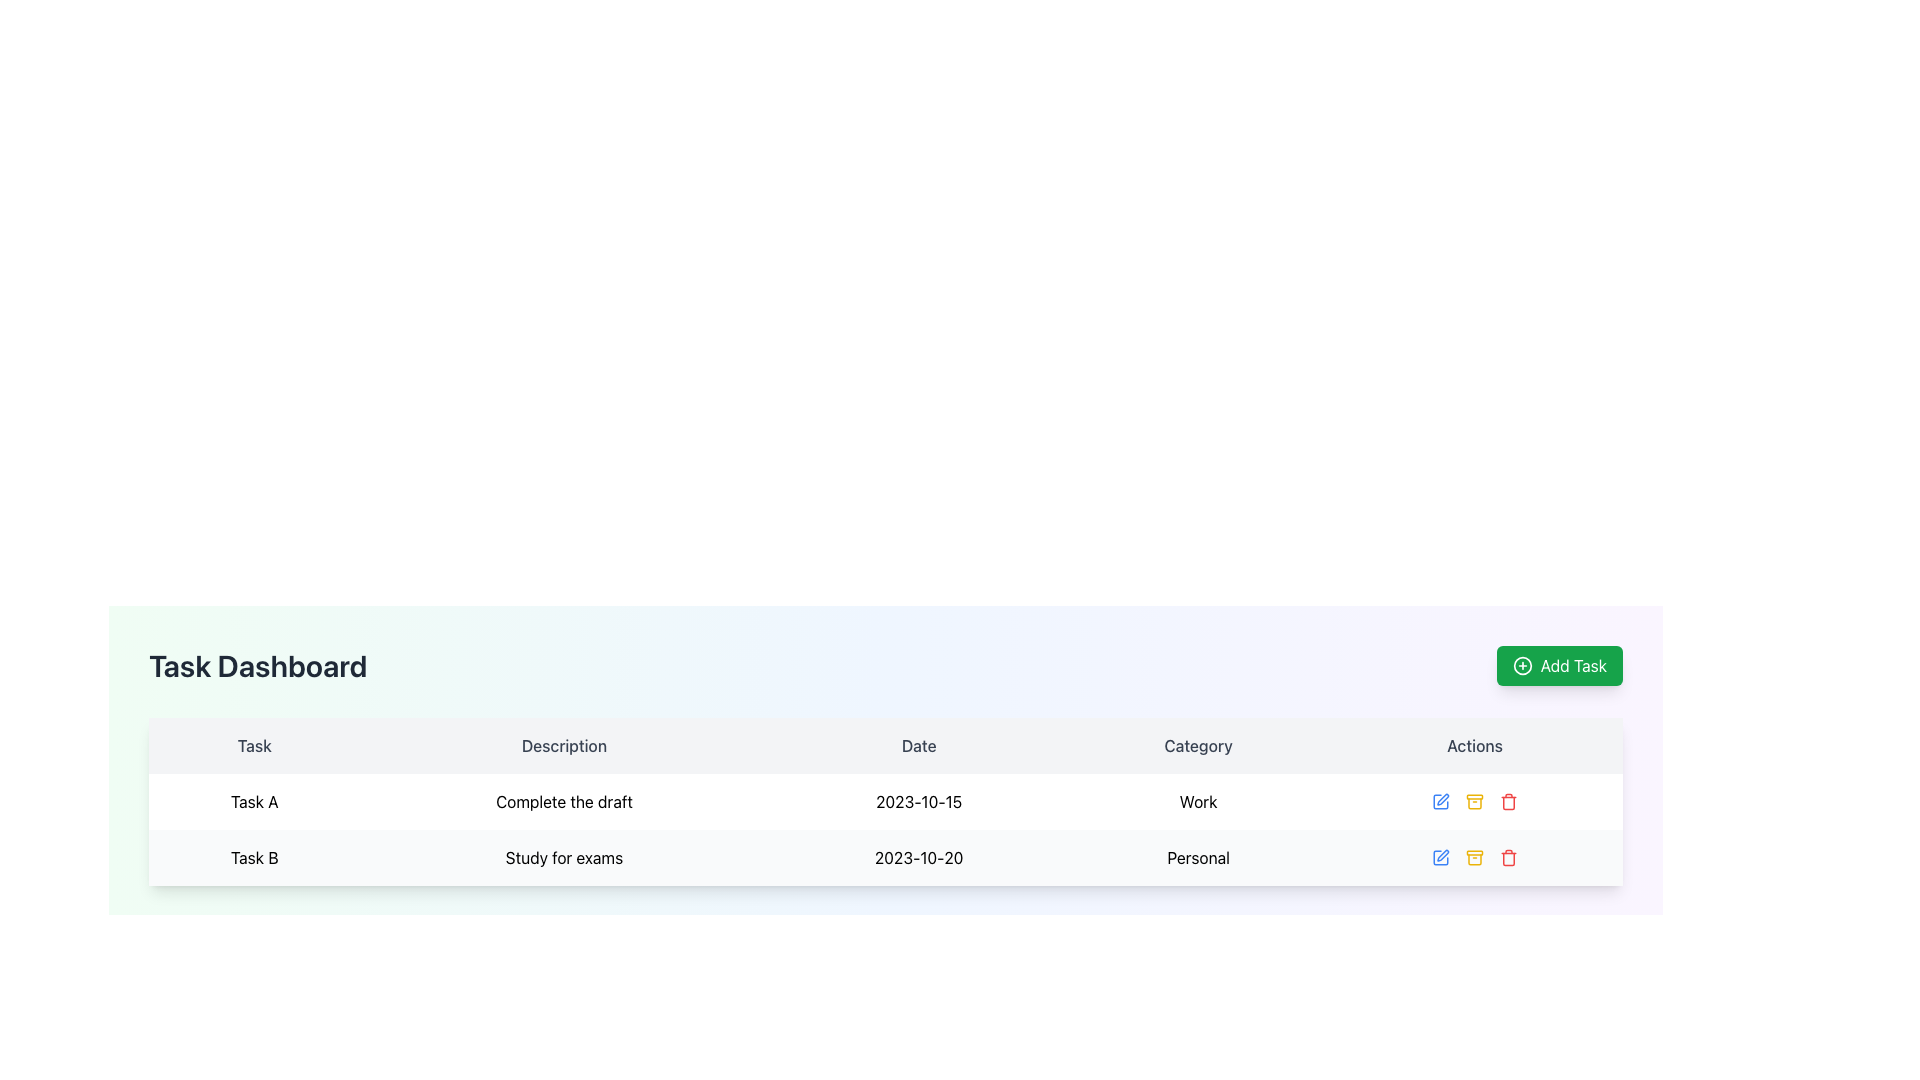 This screenshot has height=1080, width=1920. Describe the element at coordinates (1475, 856) in the screenshot. I see `the yellow archive box icon located in the Actions column of the second row in the task table to archive the task` at that location.